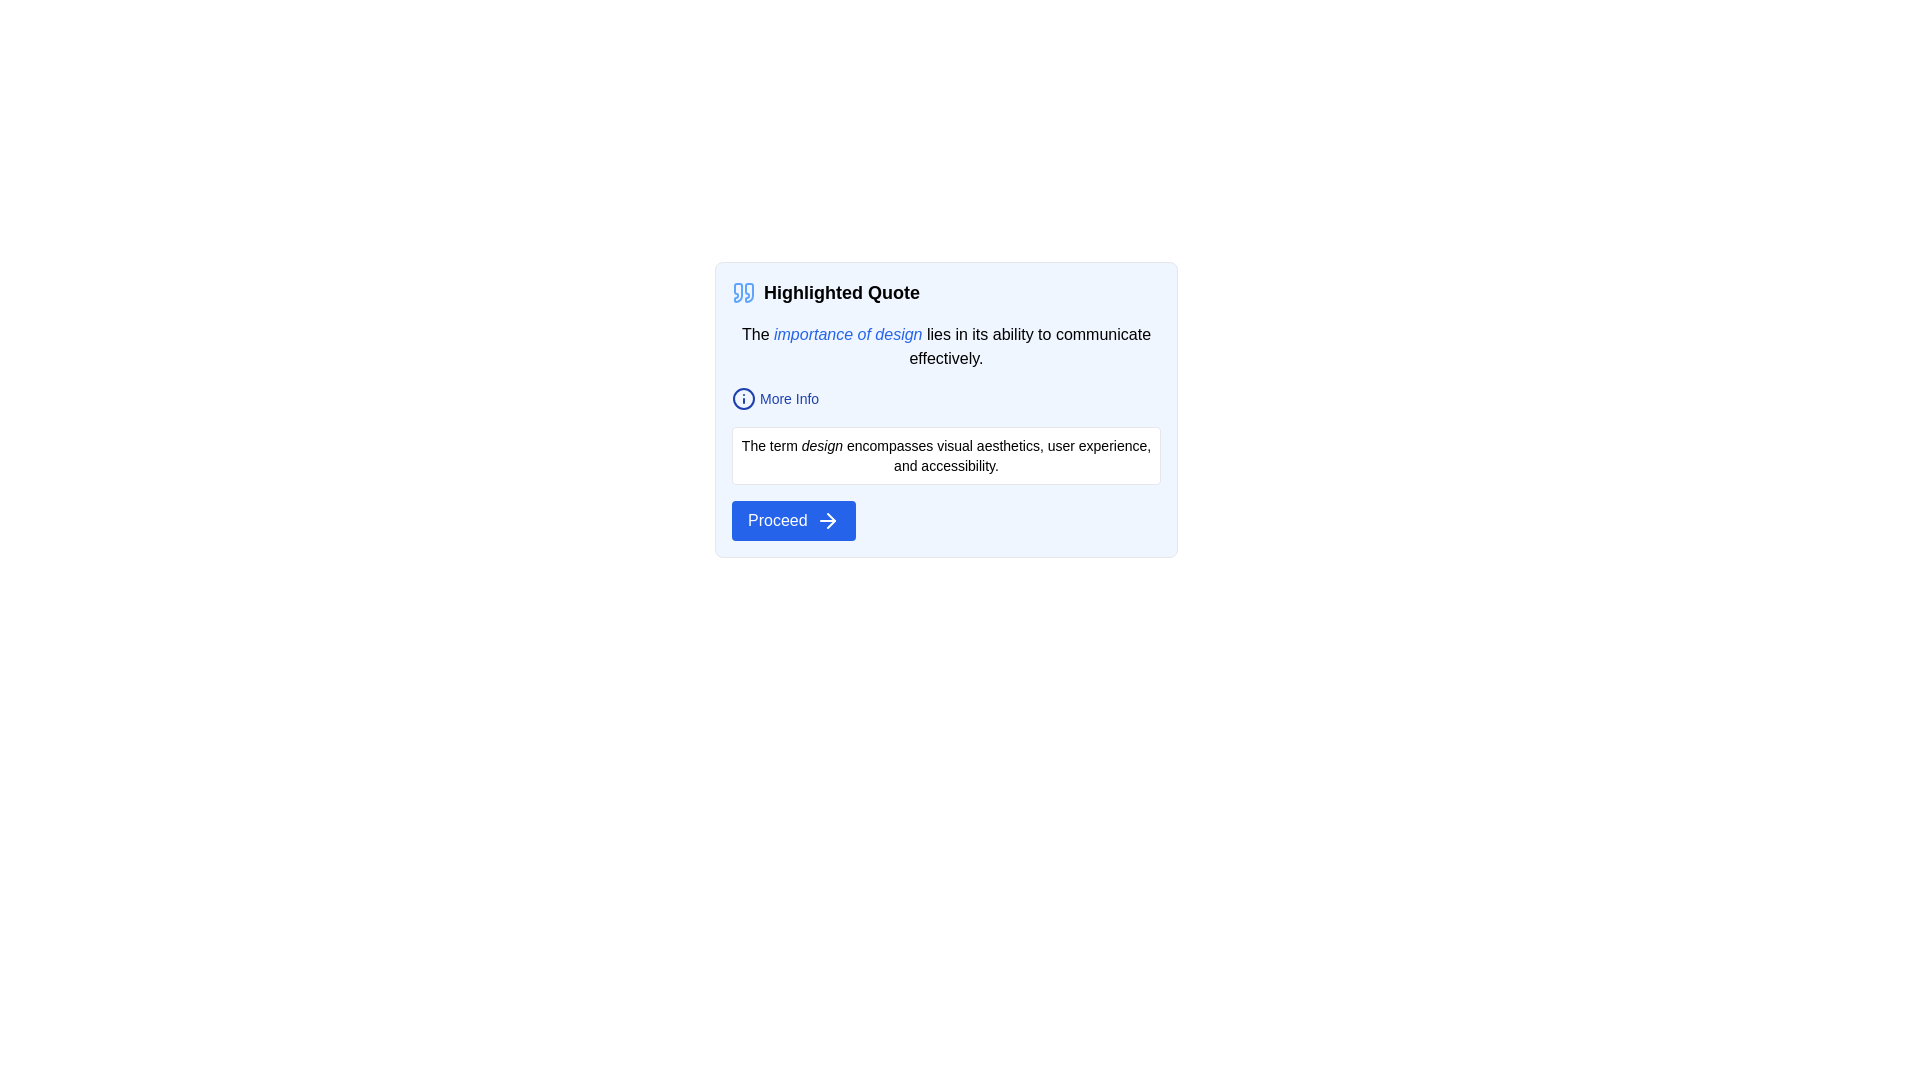  I want to click on the arrowhead icon located at the bottom right of the 'Proceed' modal, so click(831, 519).